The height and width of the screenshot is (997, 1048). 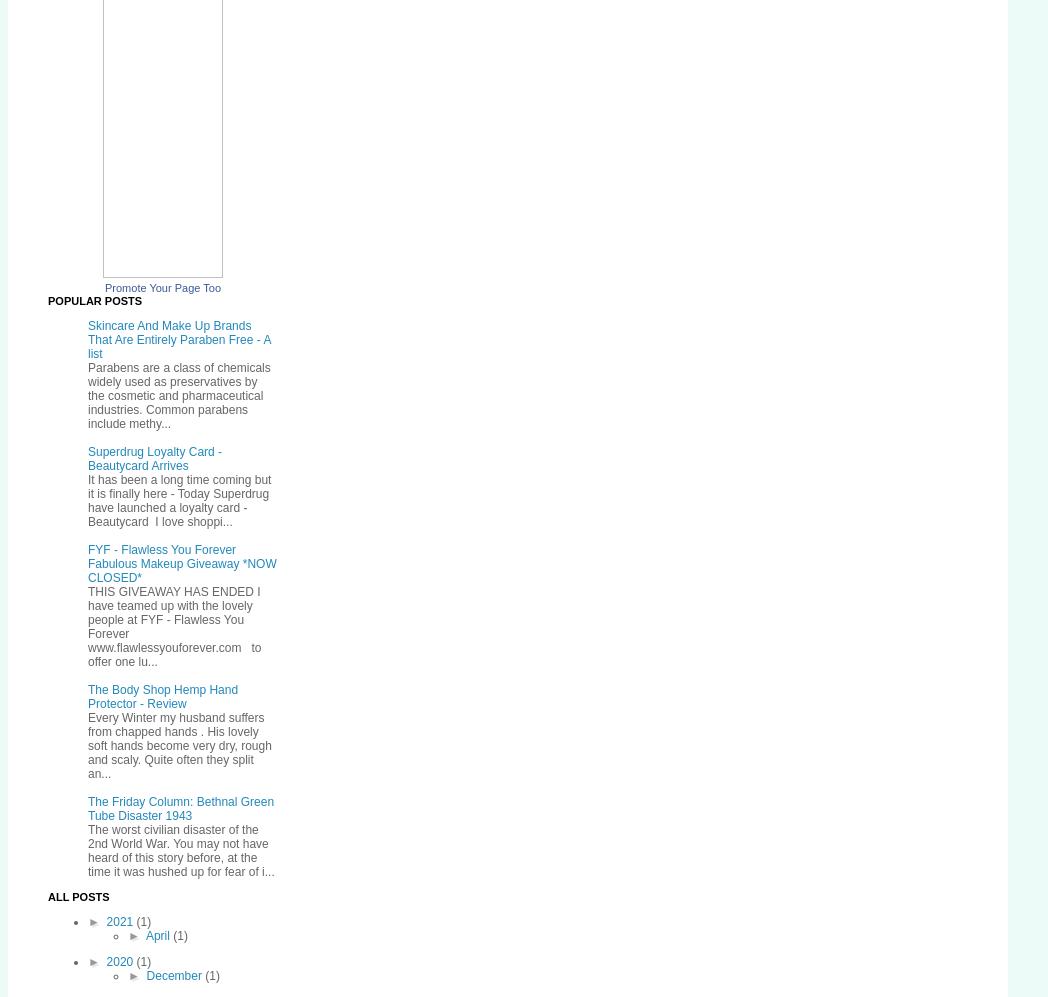 What do you see at coordinates (162, 696) in the screenshot?
I see `'The Body Shop Hemp Hand Protector - Review'` at bounding box center [162, 696].